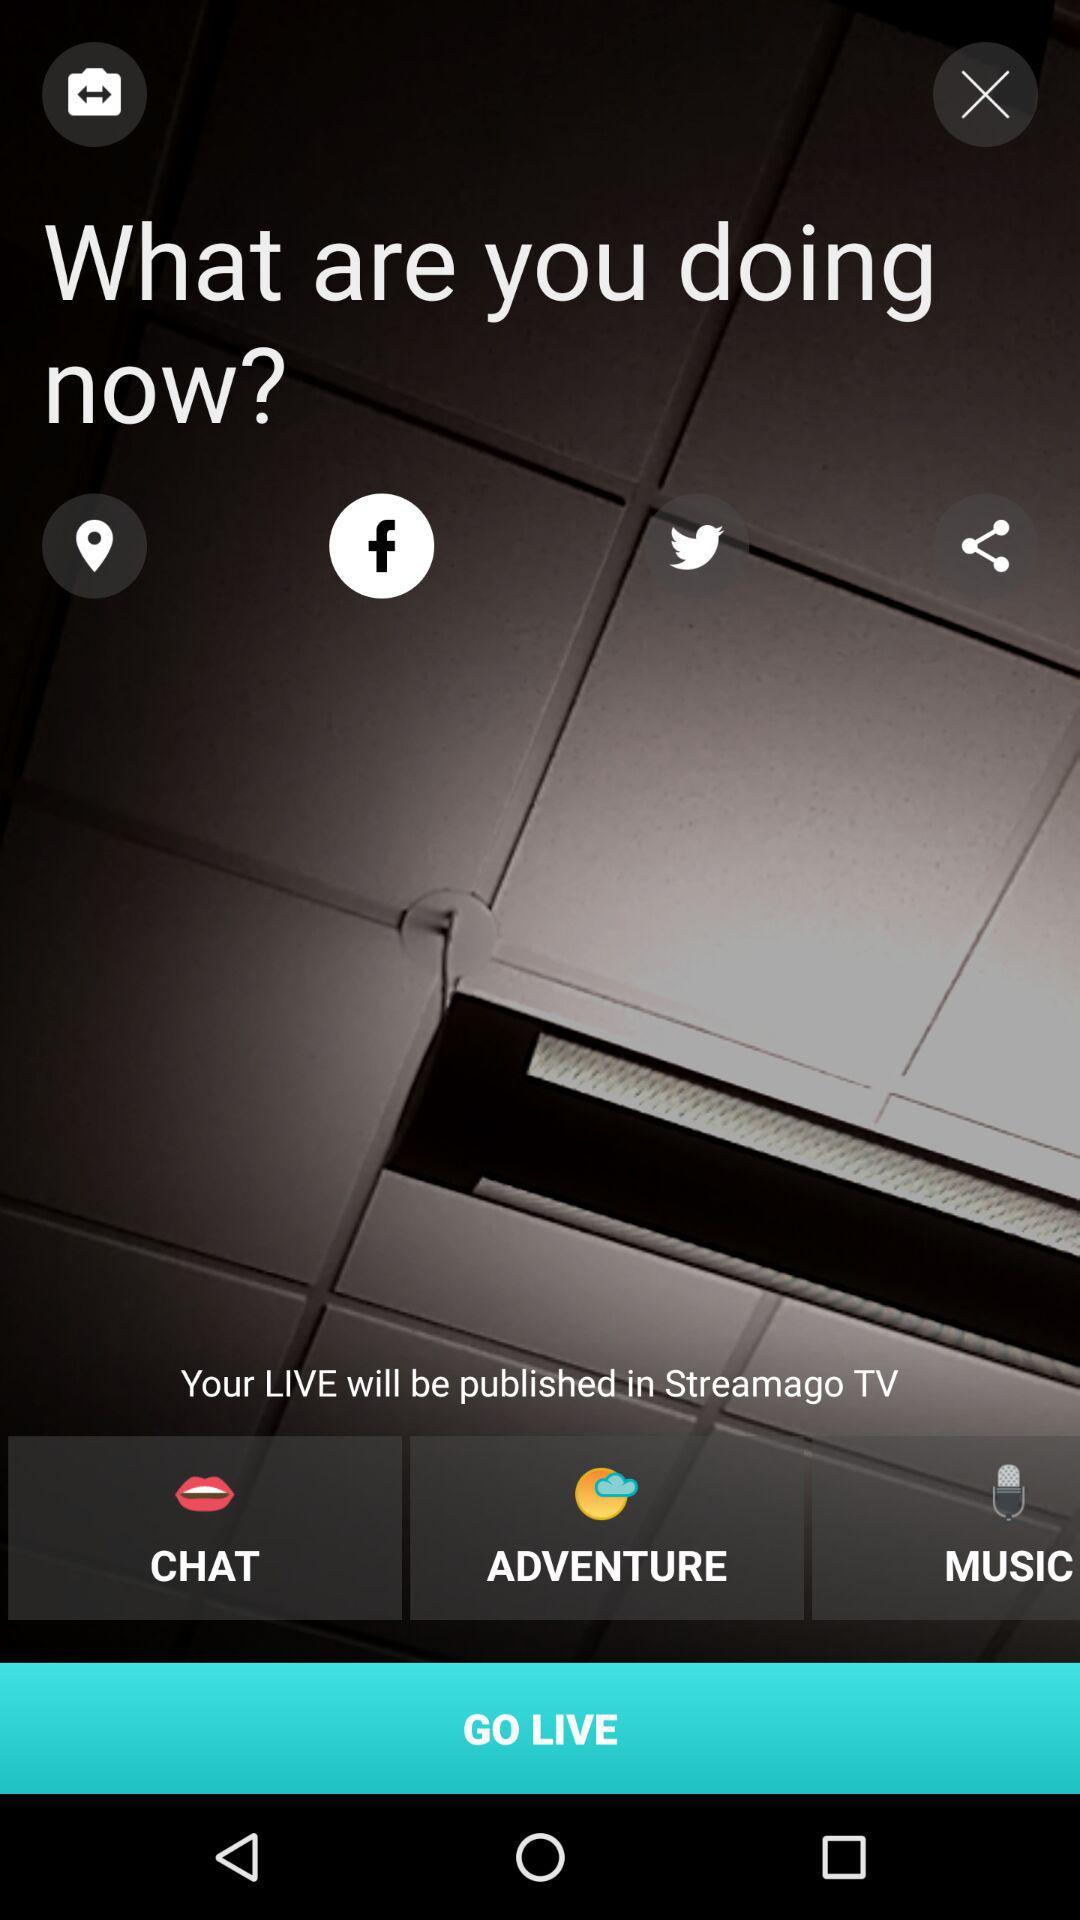 Image resolution: width=1080 pixels, height=1920 pixels. Describe the element at coordinates (695, 546) in the screenshot. I see `twitter page` at that location.